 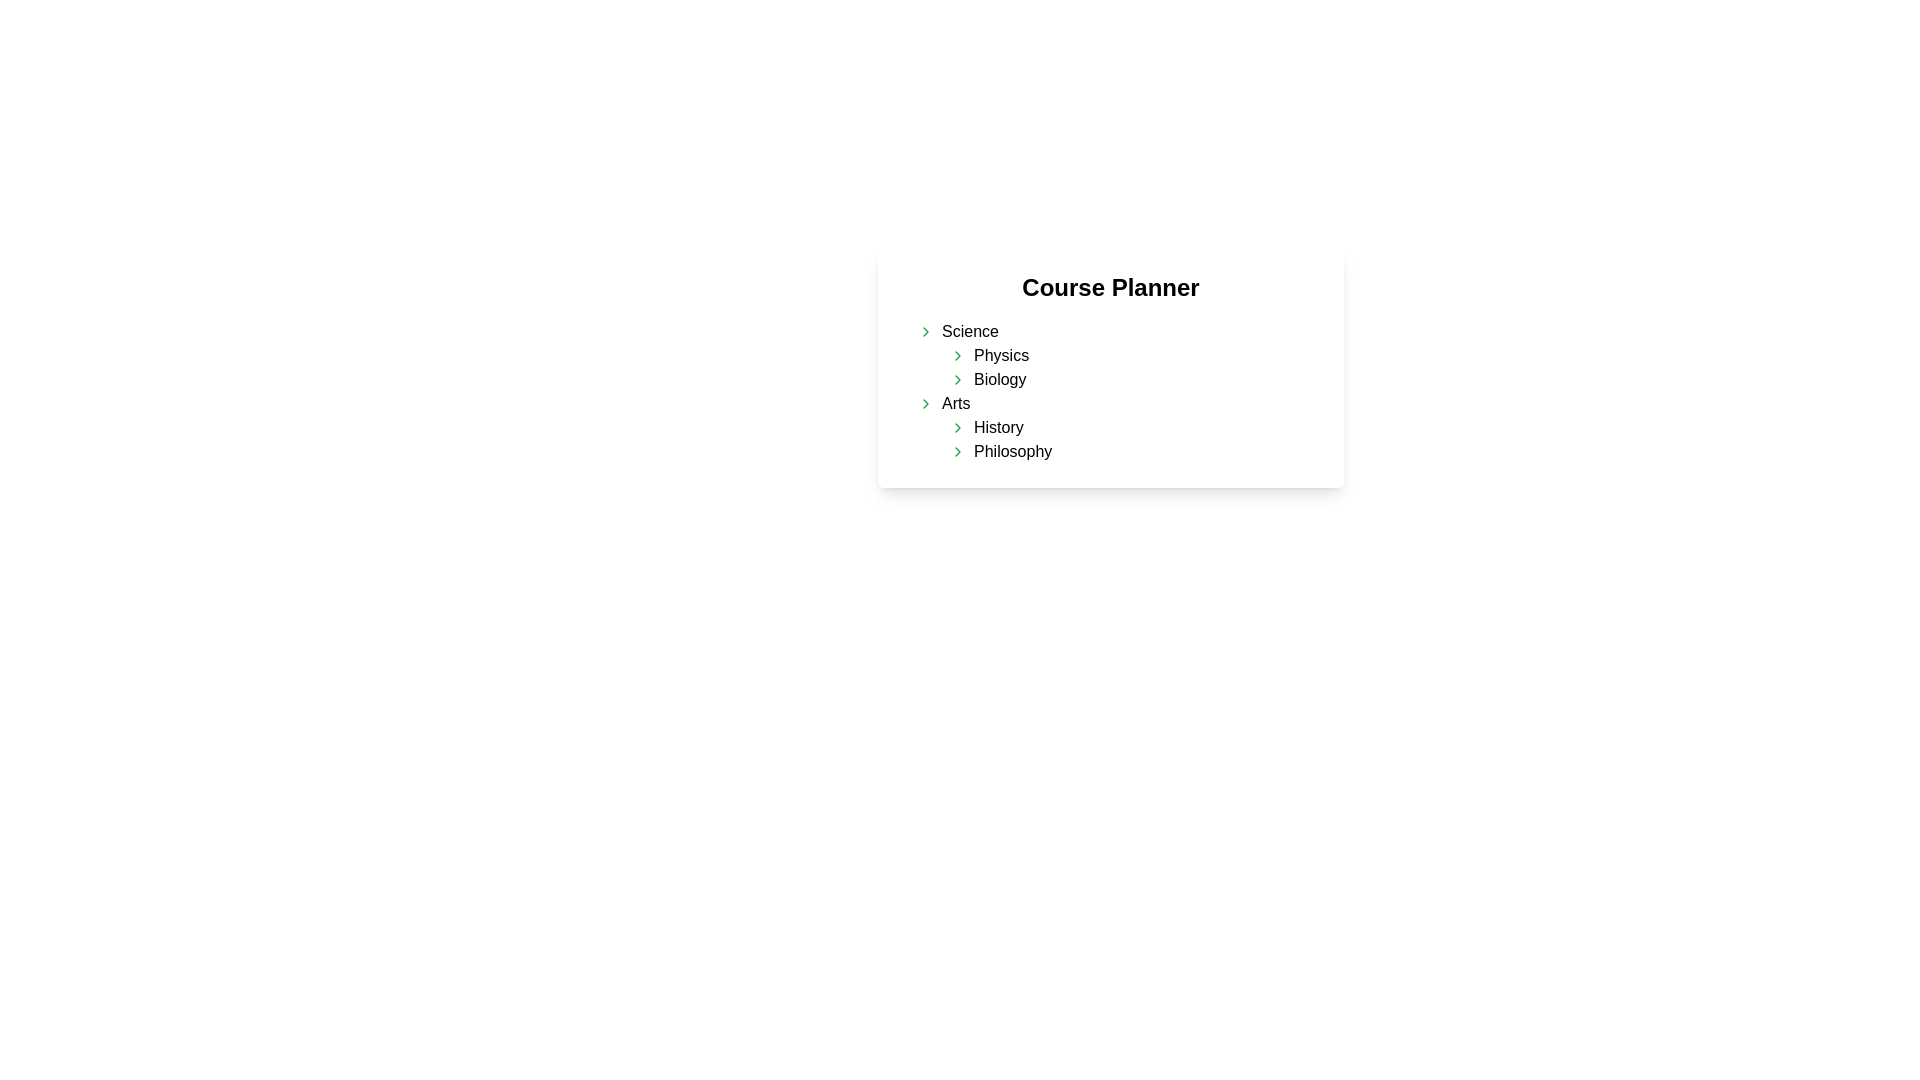 I want to click on the 'Course Planner' text label, which is bold and larger than other elements, to trigger tooltip or style effects, so click(x=1109, y=288).